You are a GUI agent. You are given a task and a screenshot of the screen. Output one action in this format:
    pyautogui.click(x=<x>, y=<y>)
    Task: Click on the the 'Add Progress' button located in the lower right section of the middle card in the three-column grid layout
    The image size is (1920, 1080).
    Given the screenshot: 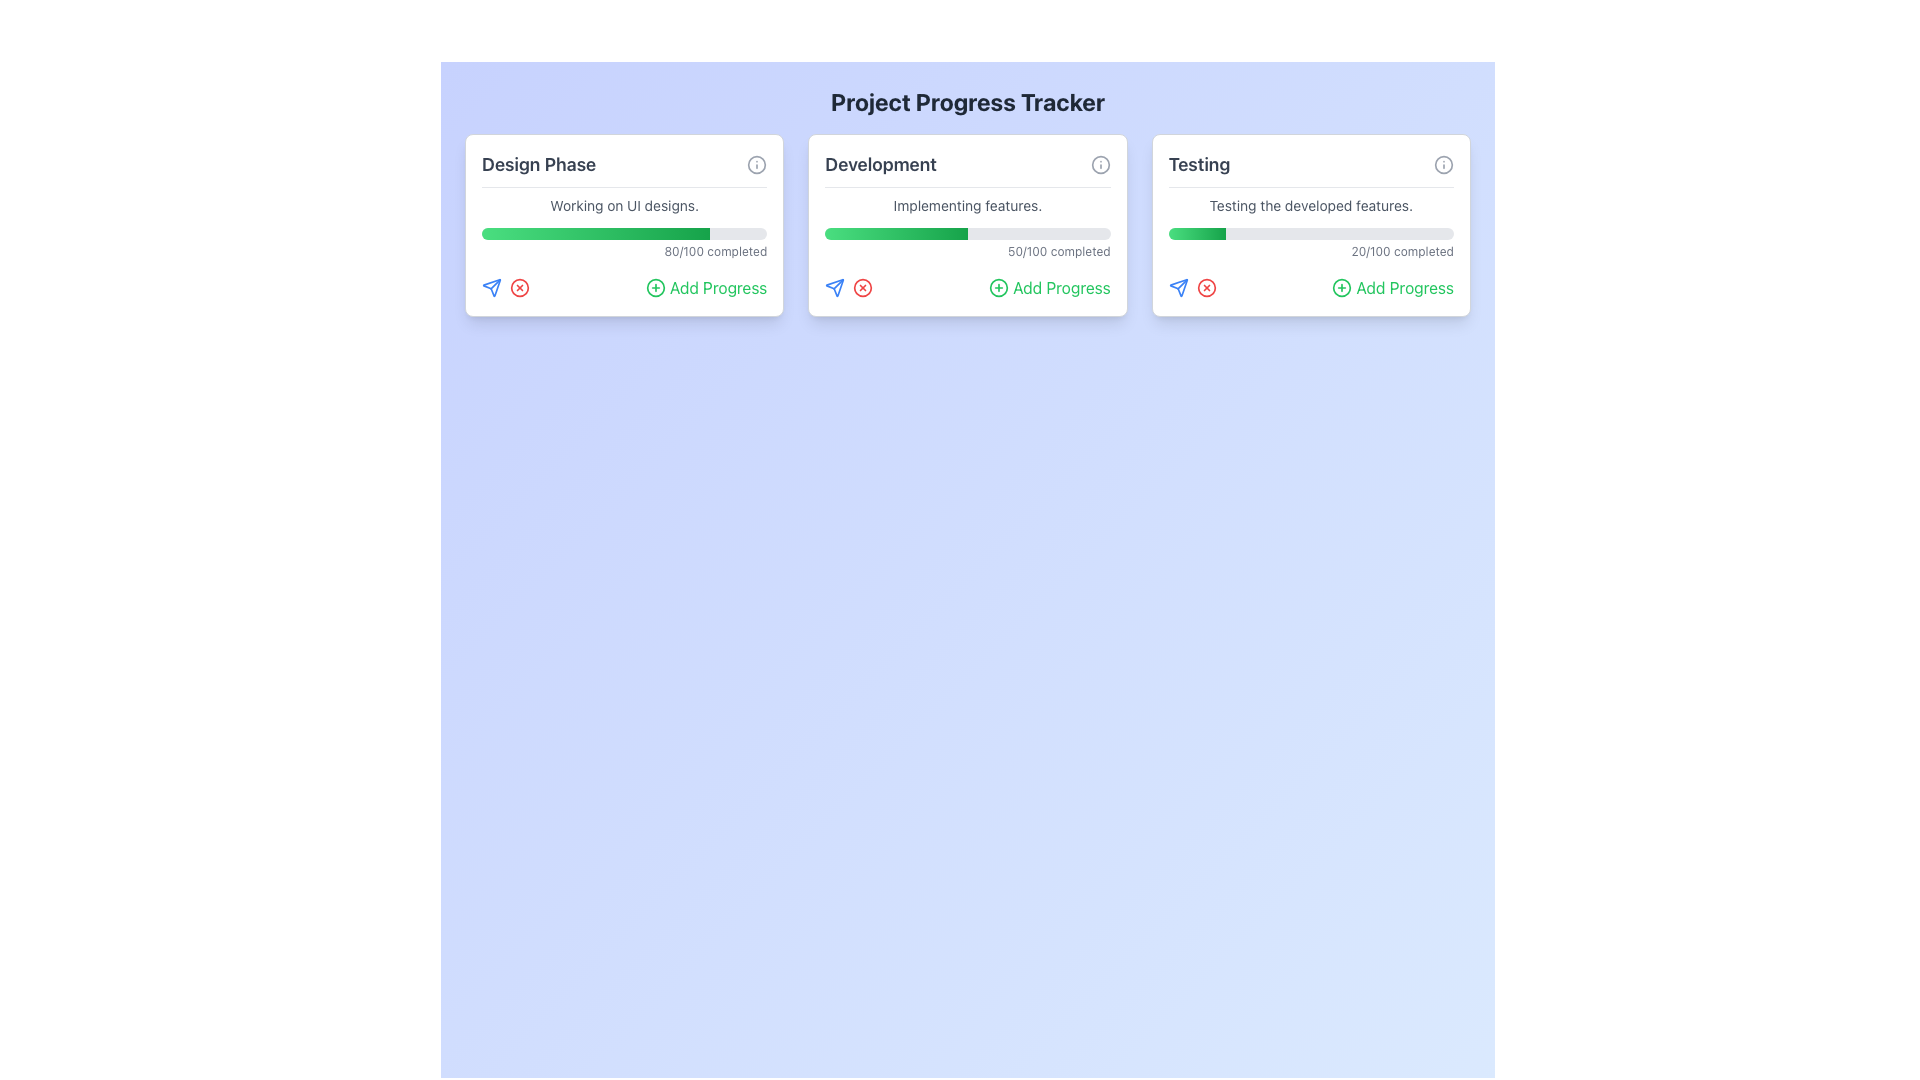 What is the action you would take?
    pyautogui.click(x=1048, y=288)
    